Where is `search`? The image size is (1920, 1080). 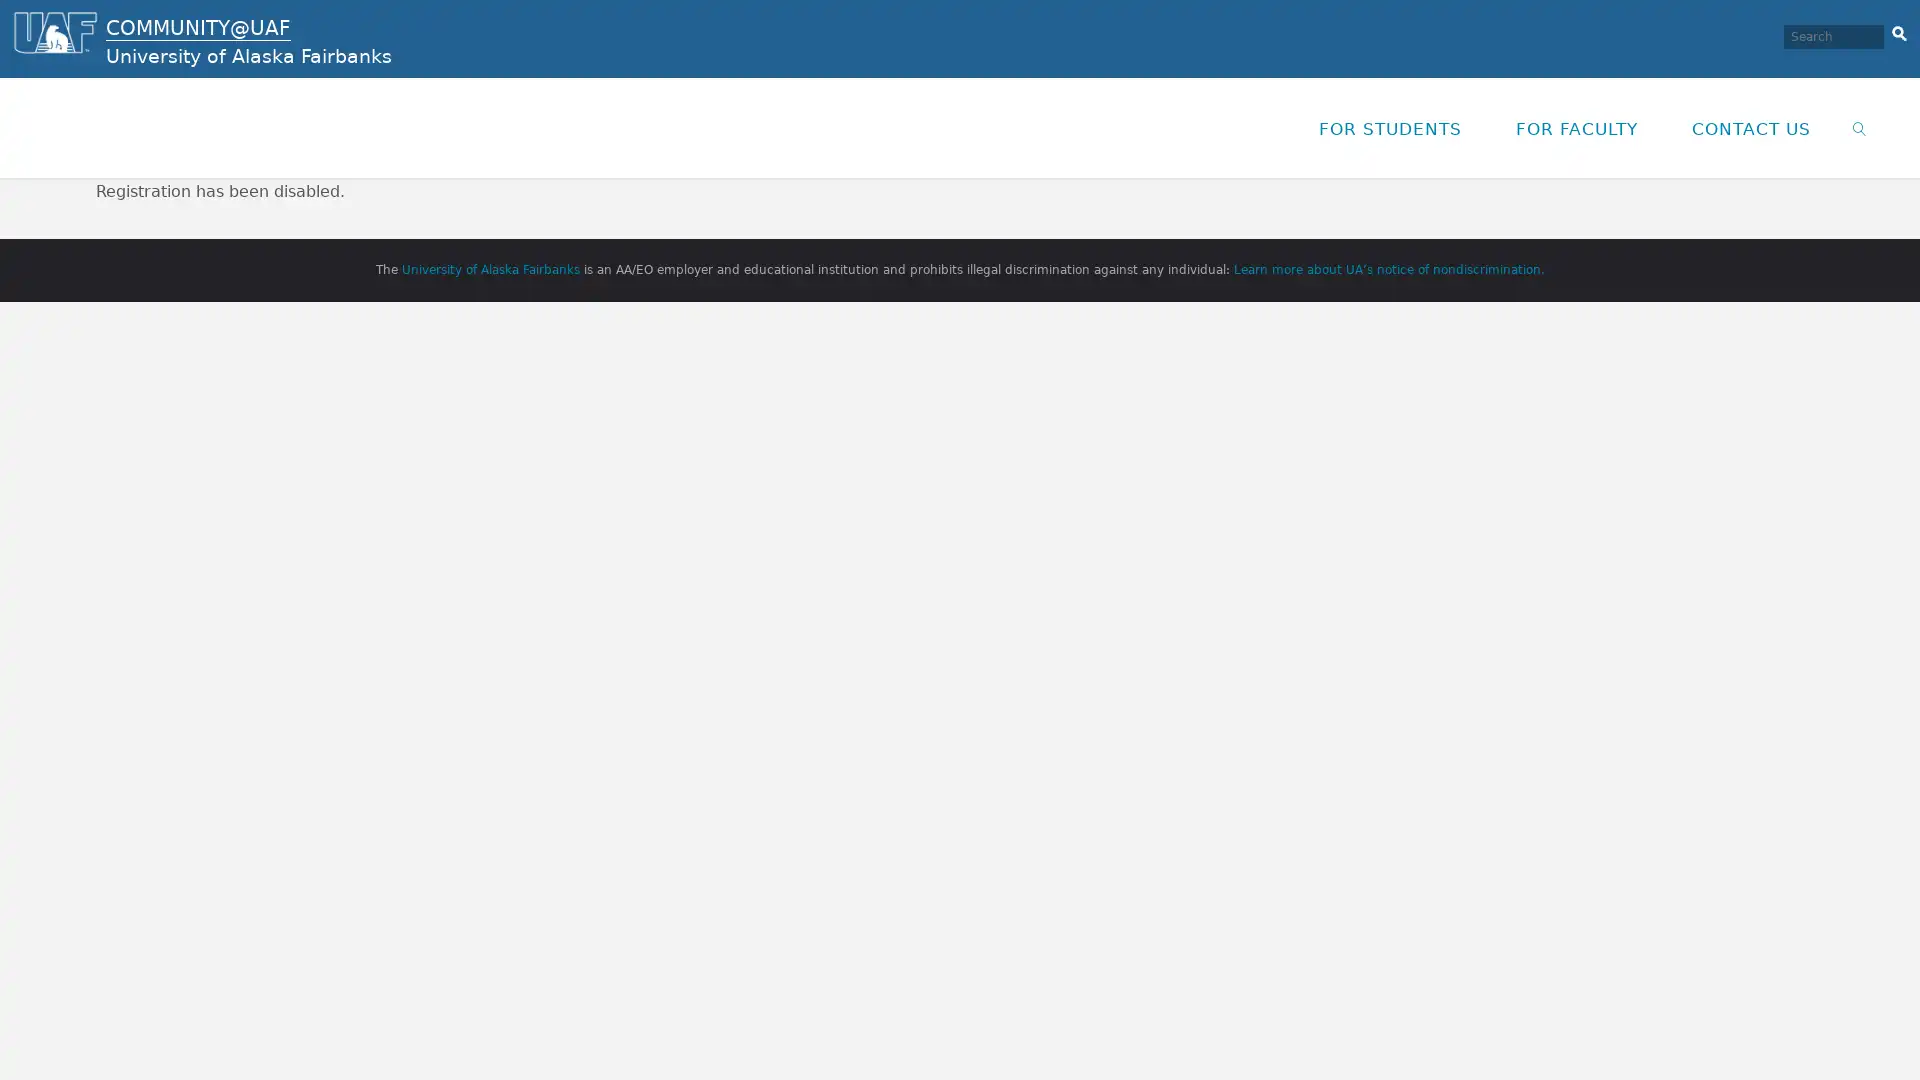
search is located at coordinates (1898, 30).